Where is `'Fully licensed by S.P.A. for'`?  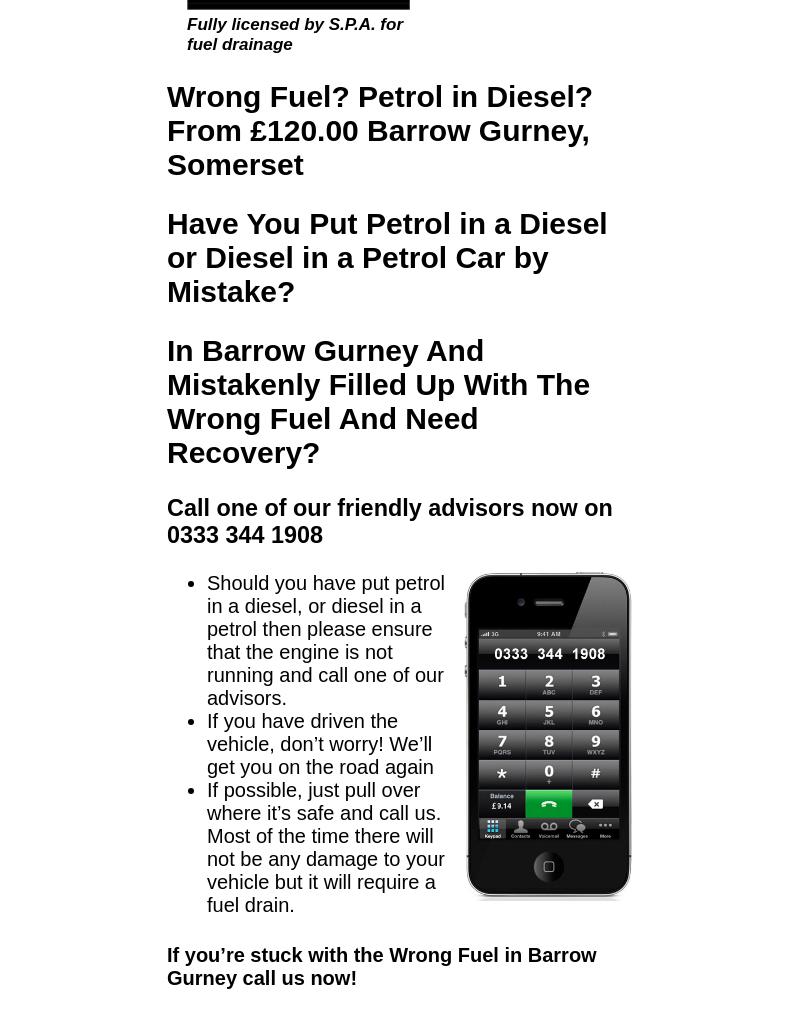 'Fully licensed by S.P.A. for' is located at coordinates (295, 23).